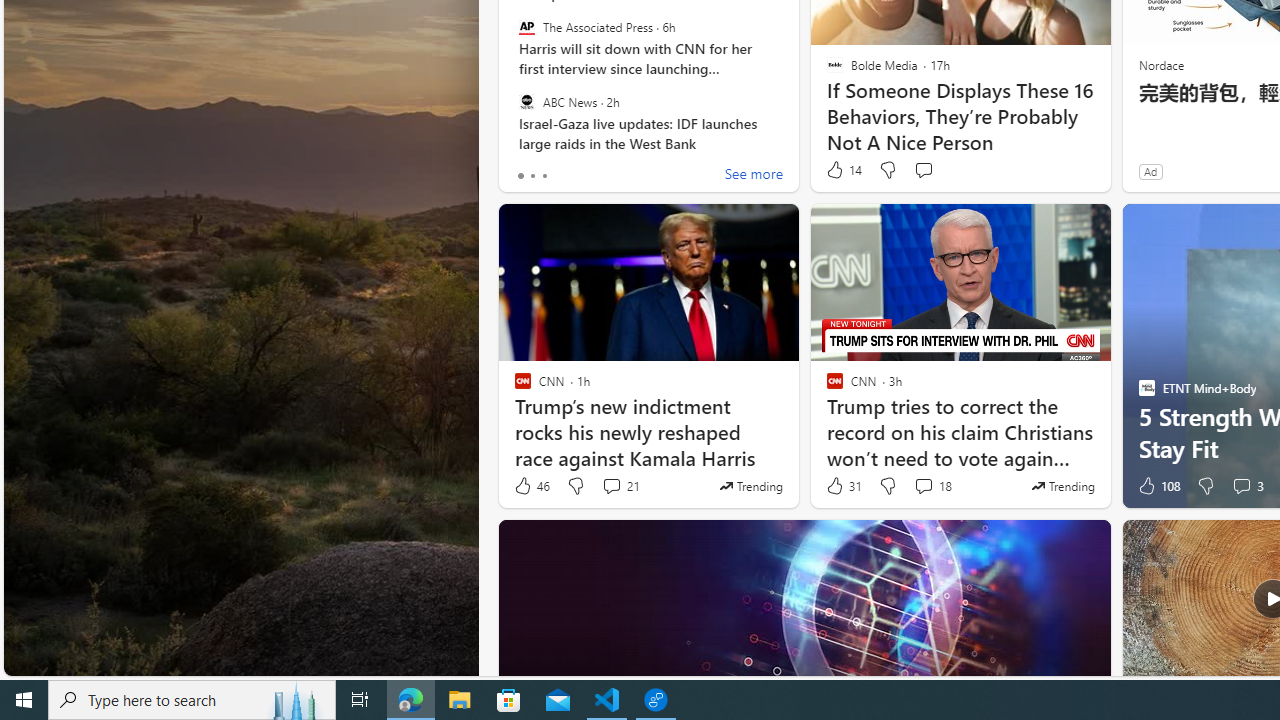 This screenshot has height=720, width=1280. What do you see at coordinates (1160, 63) in the screenshot?
I see `'Nordace'` at bounding box center [1160, 63].